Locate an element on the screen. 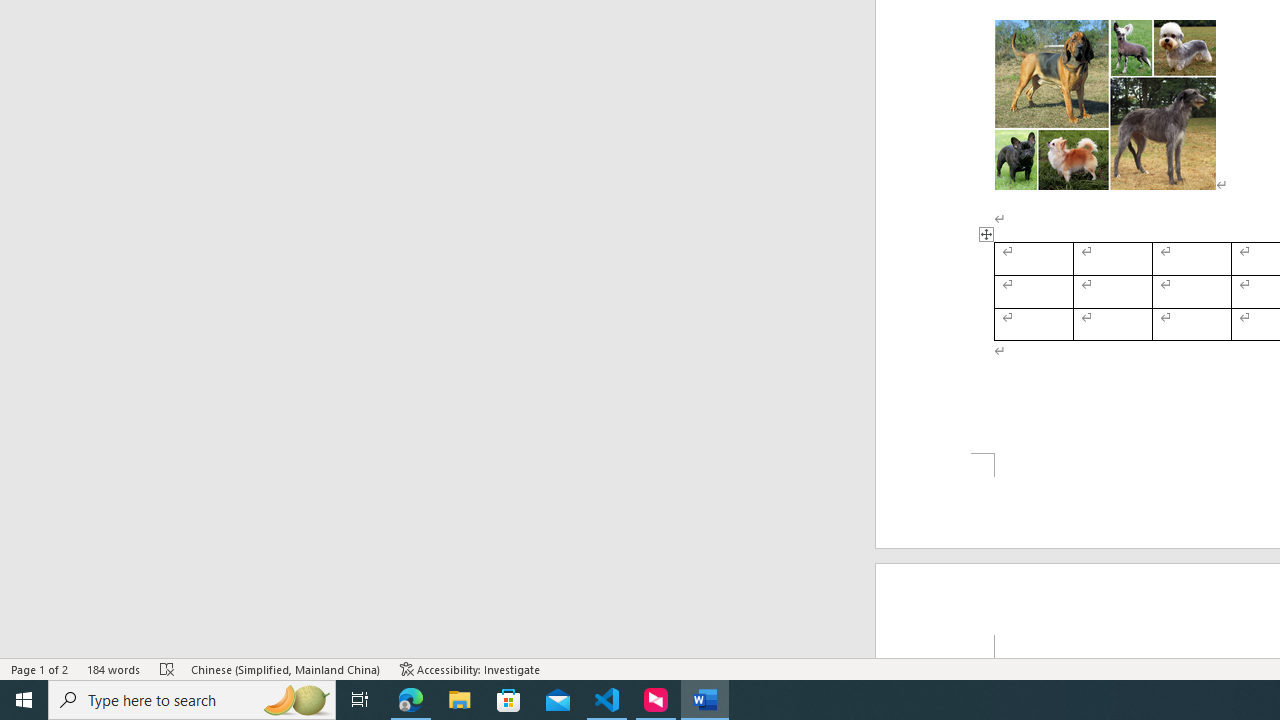 This screenshot has width=1280, height=720. 'Word Count 184 words' is located at coordinates (112, 669).